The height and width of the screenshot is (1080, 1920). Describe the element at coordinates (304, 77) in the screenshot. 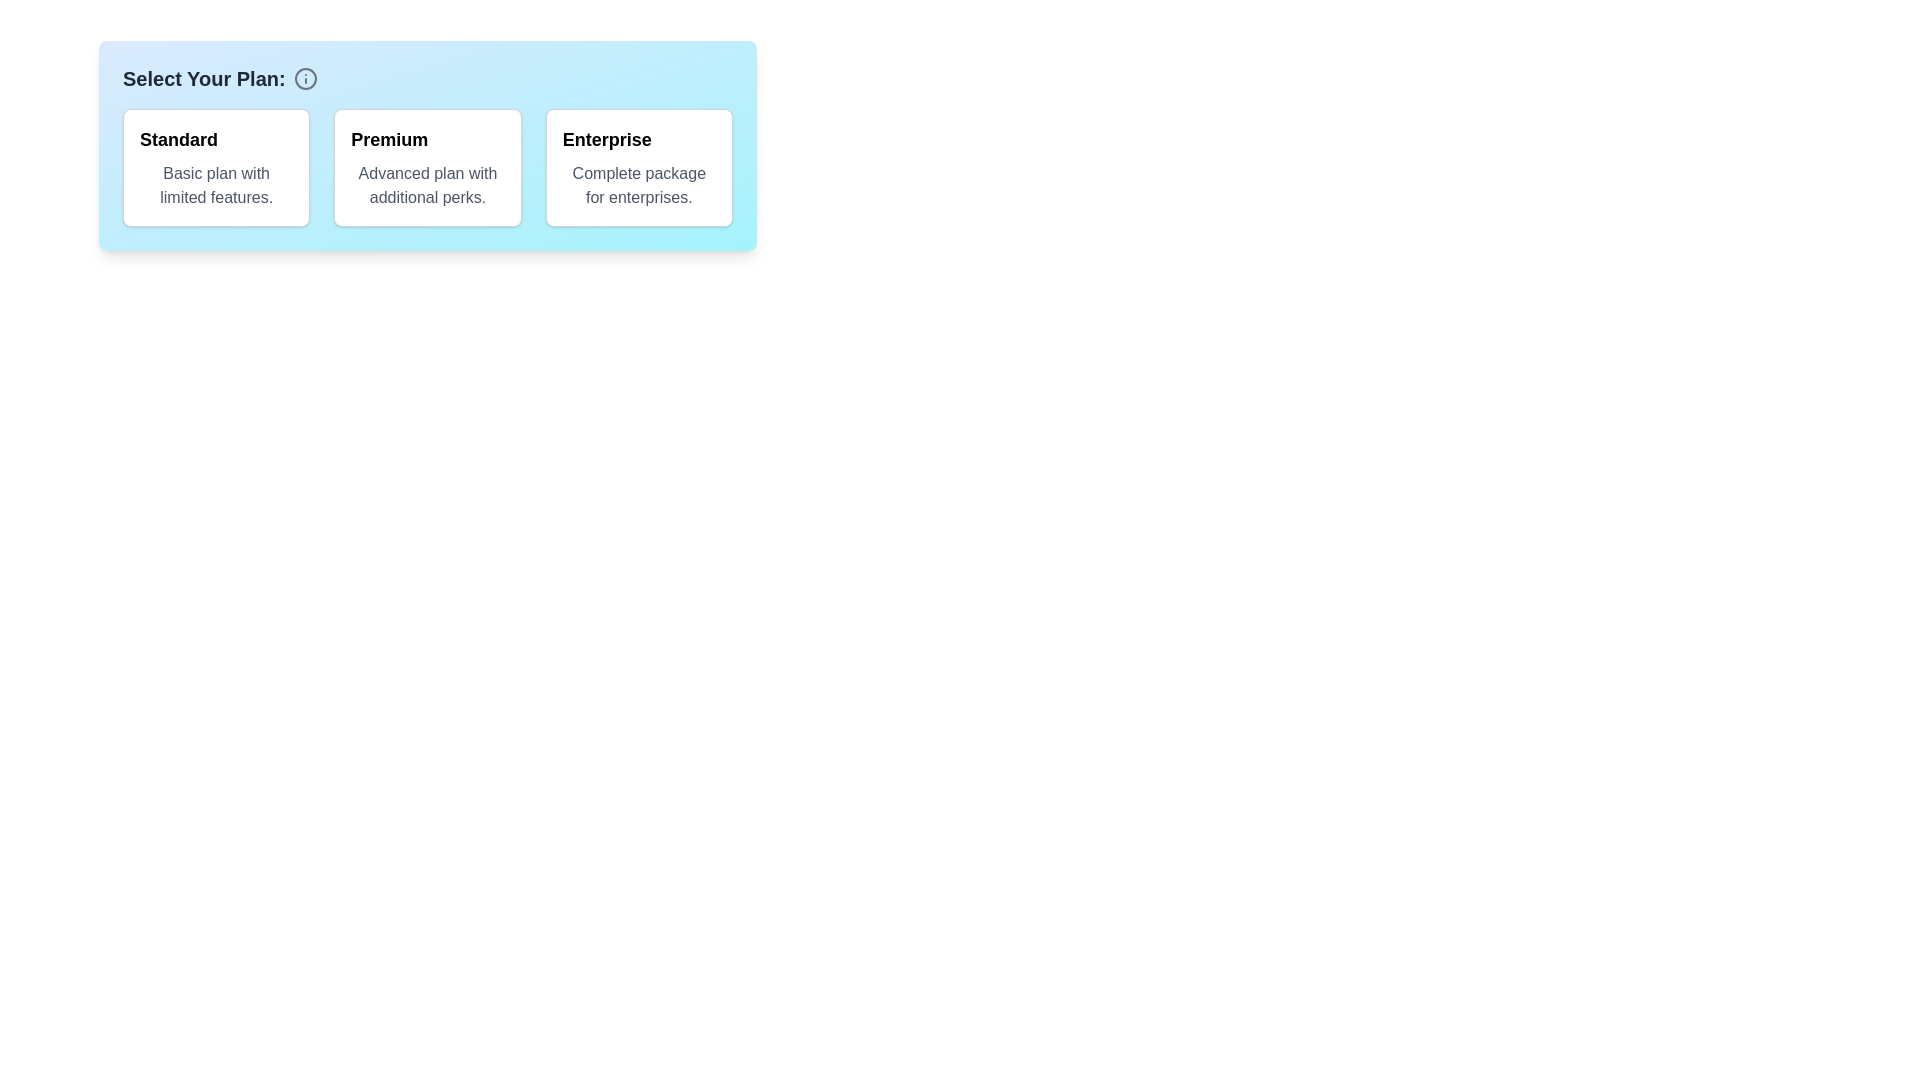

I see `the circular informational icon located to the right of the 'Select Your Plan:' header text` at that location.